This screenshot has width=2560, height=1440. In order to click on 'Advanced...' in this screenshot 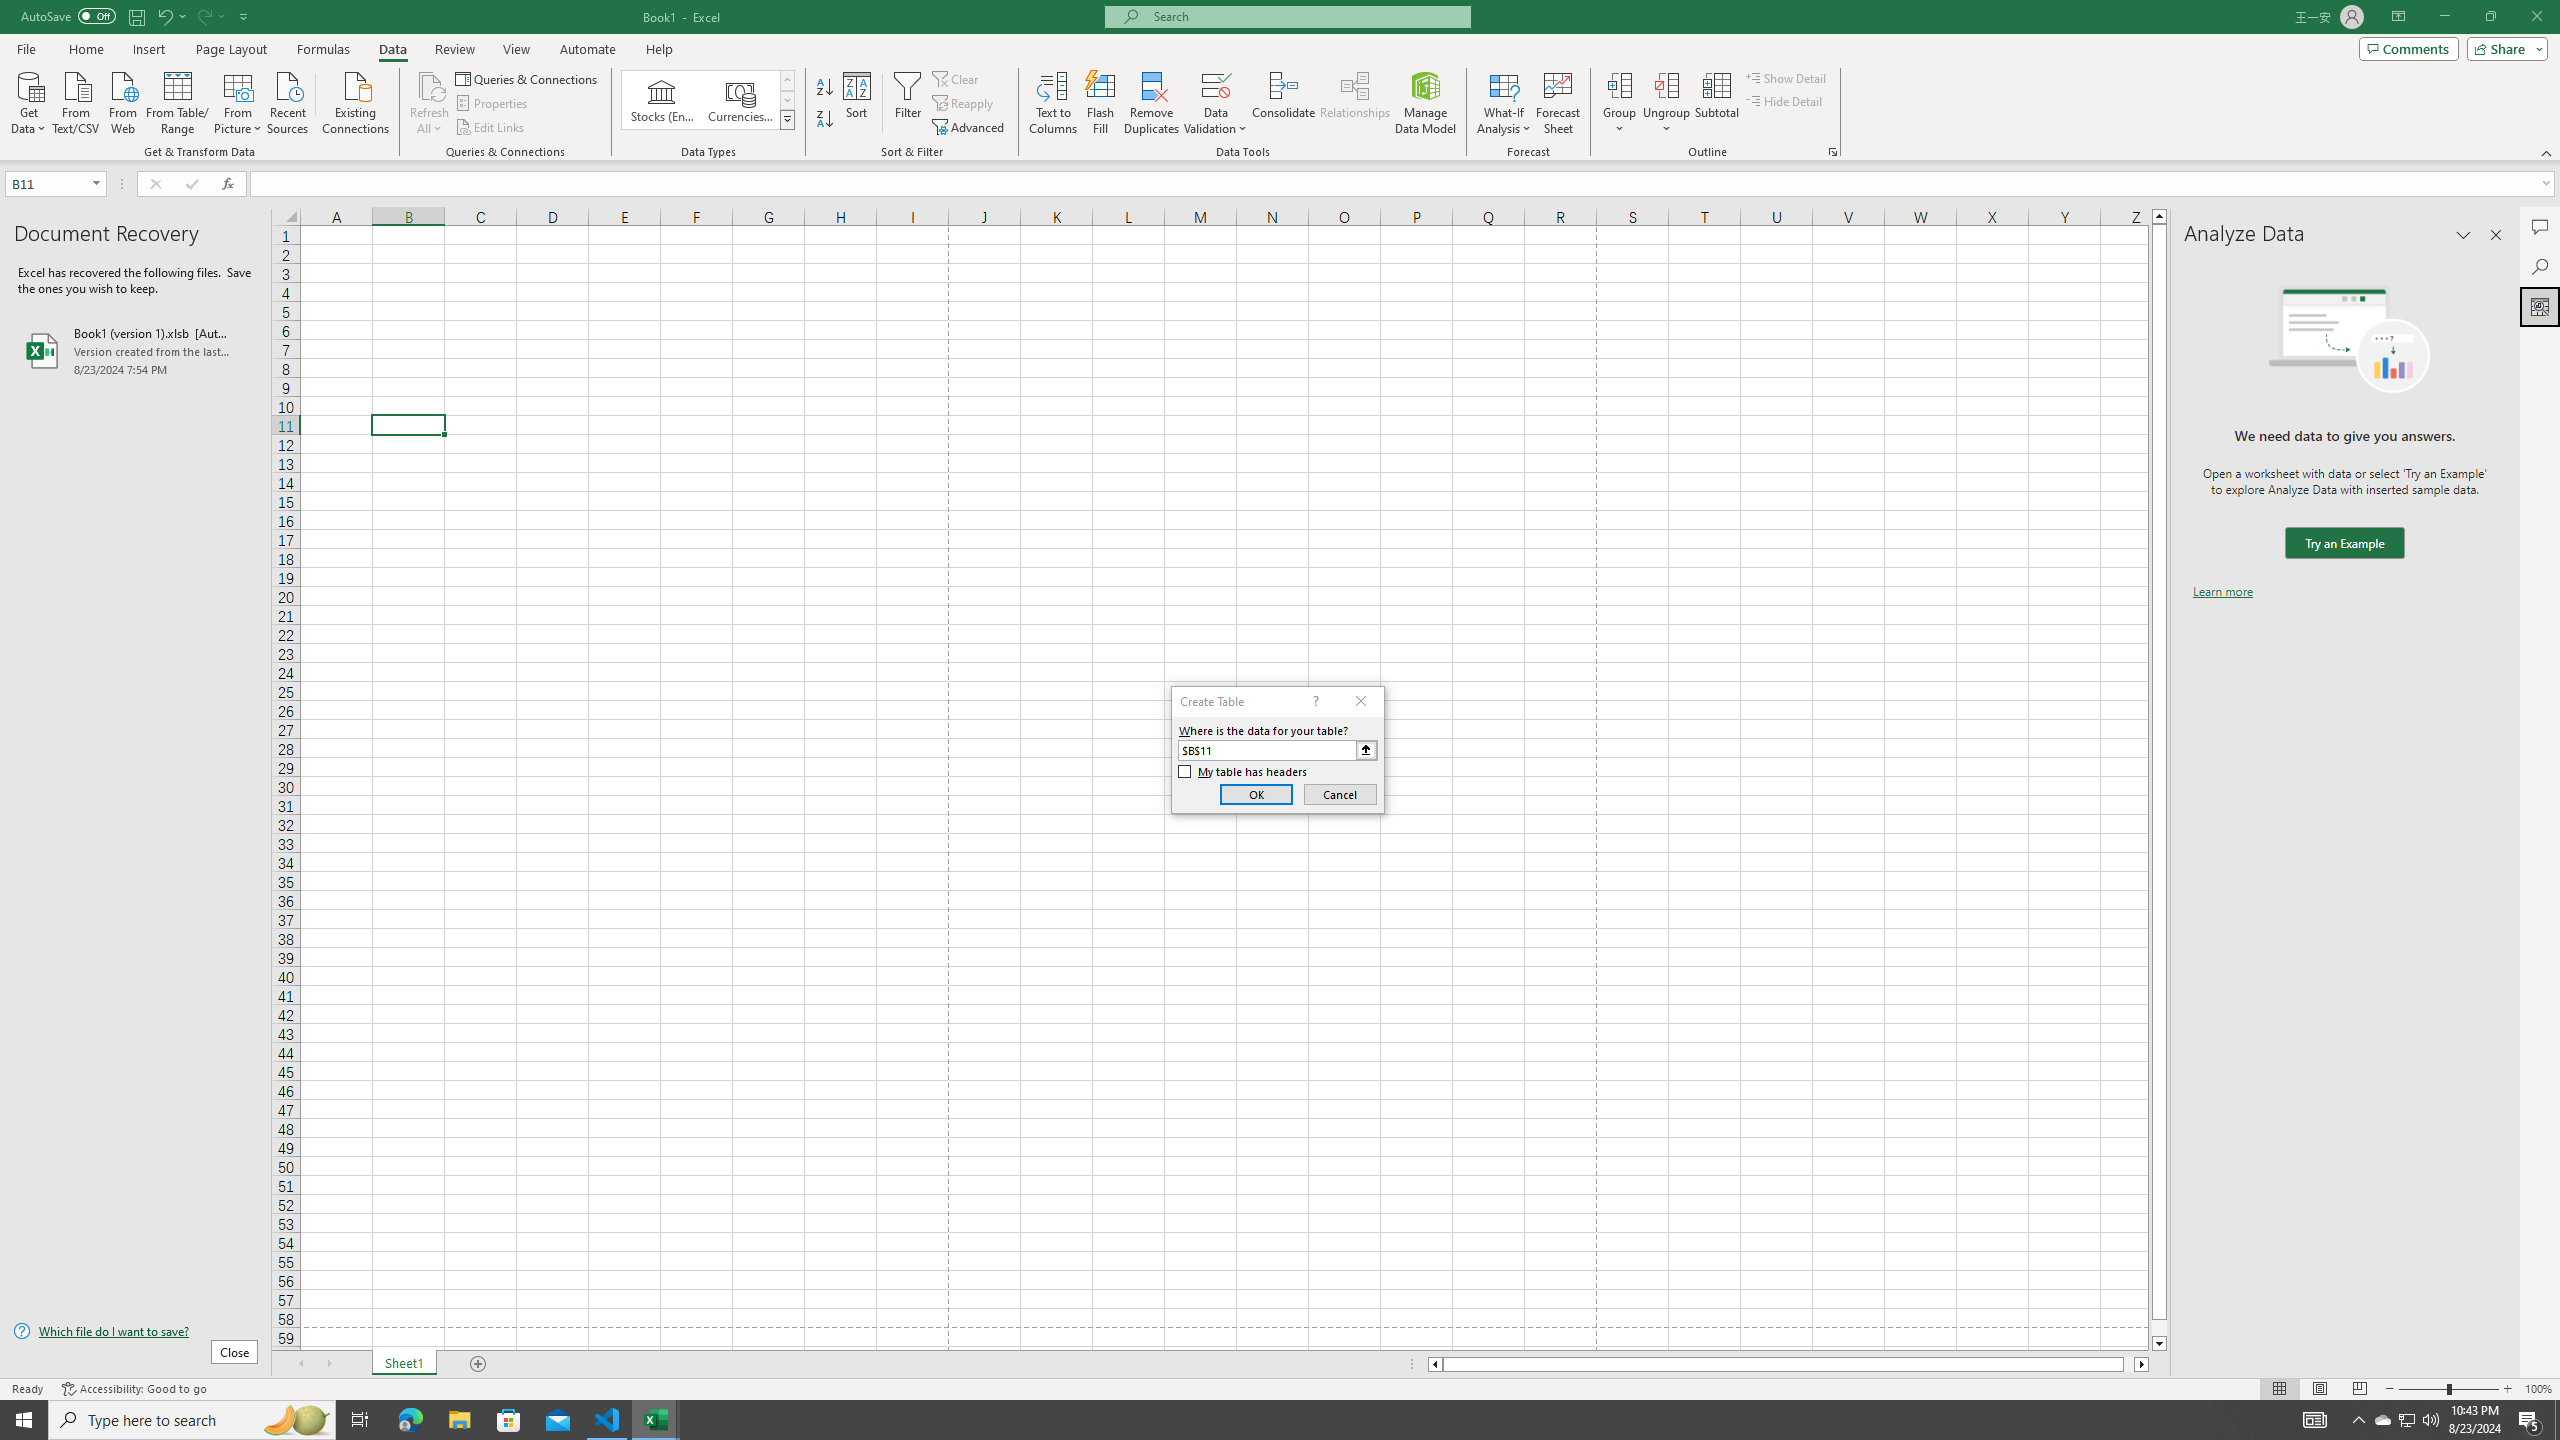, I will do `click(970, 127)`.